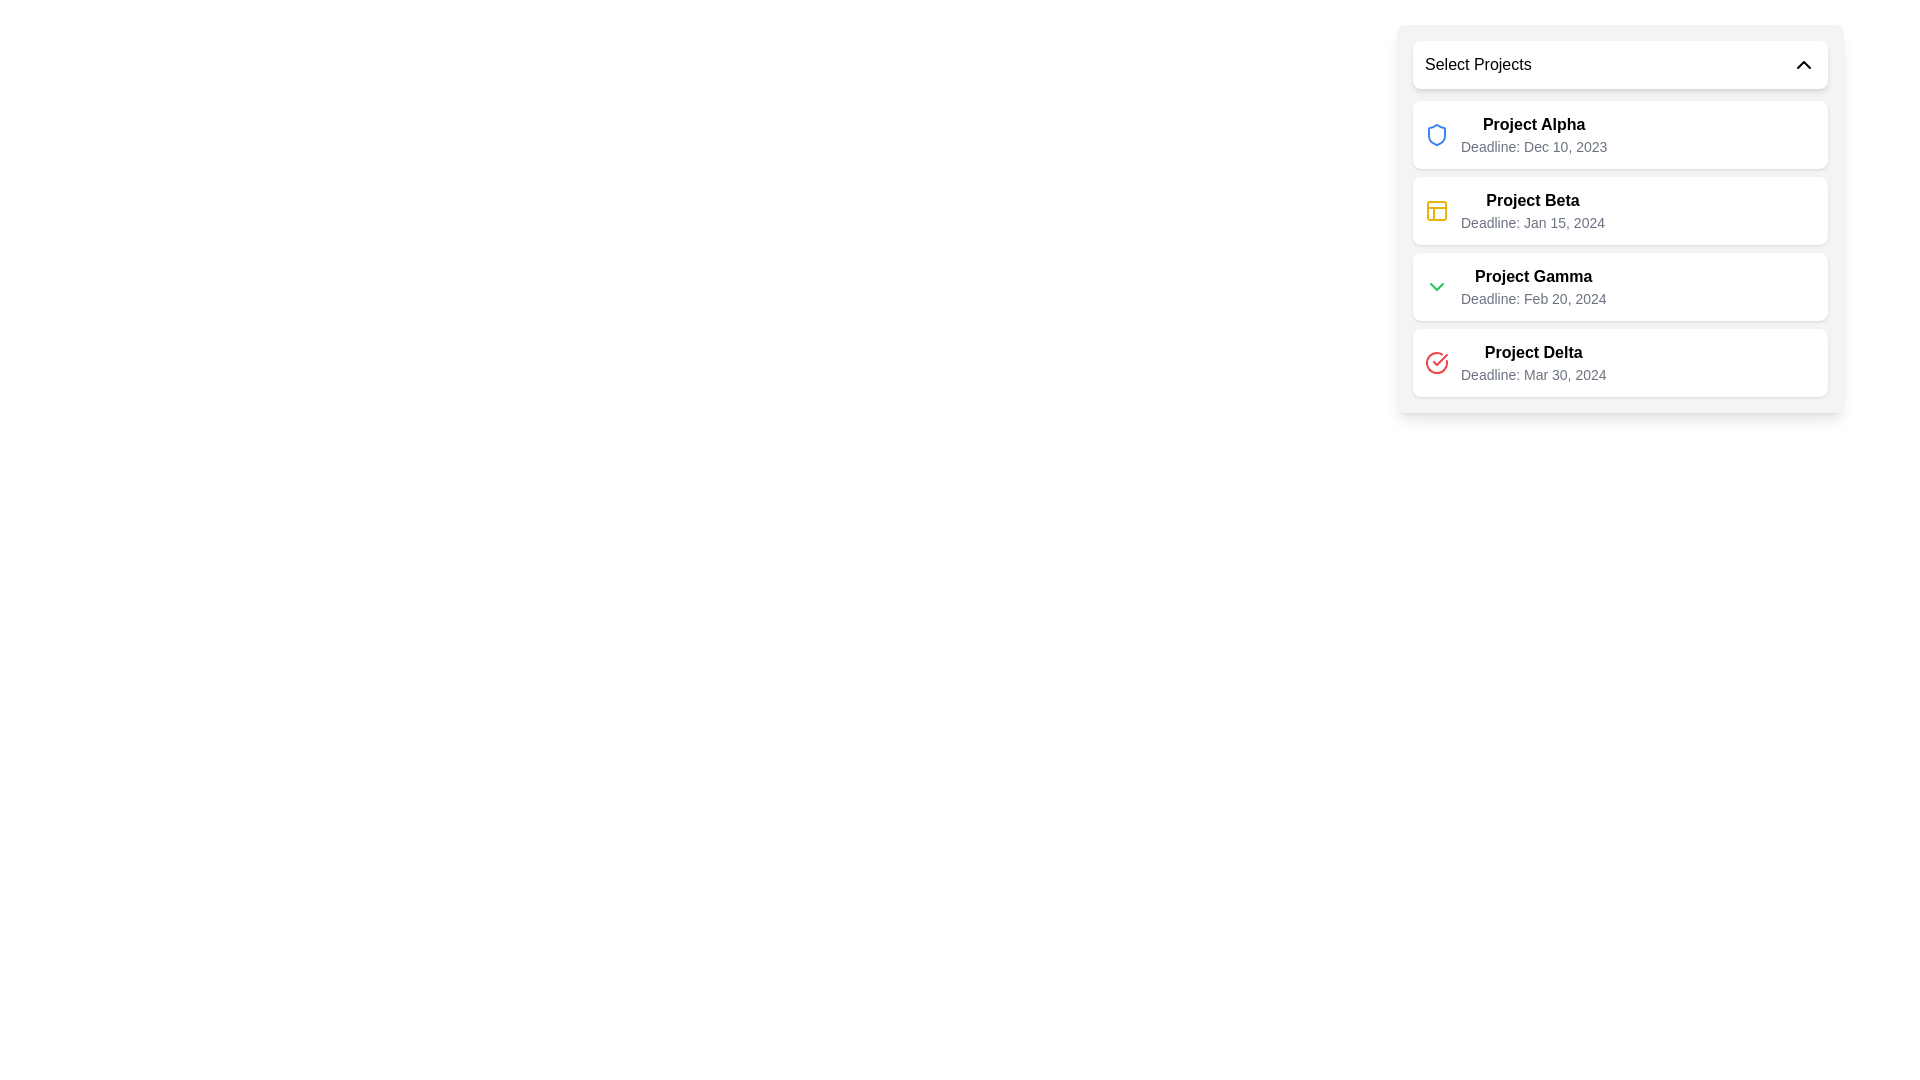 Image resolution: width=1920 pixels, height=1080 pixels. What do you see at coordinates (1533, 135) in the screenshot?
I see `the text block displaying the project name and deadline in the dropdown list, located to the right of the blue icon in the first item titled 'Select Projects'` at bounding box center [1533, 135].